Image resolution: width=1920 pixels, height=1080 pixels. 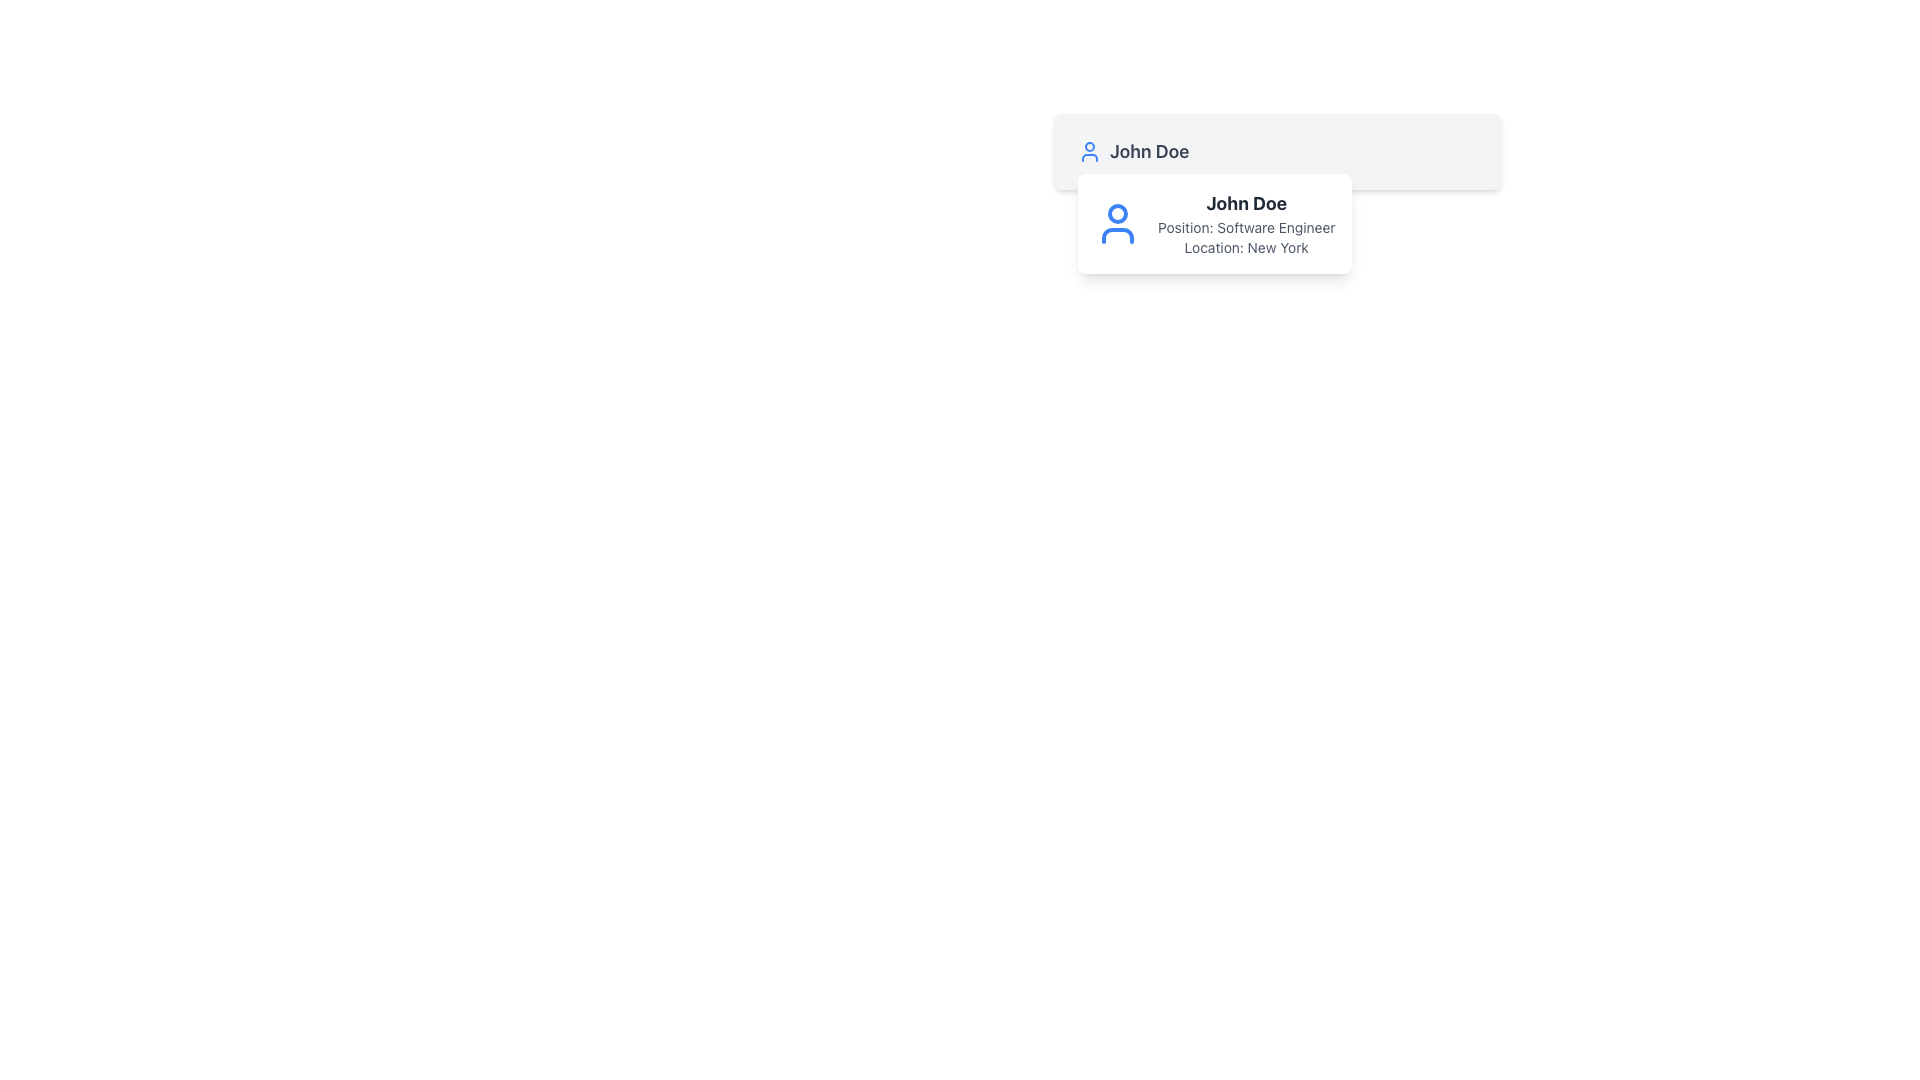 What do you see at coordinates (1149, 150) in the screenshot?
I see `the text label displaying 'John Doe' in bold dark-gray font, which is part of a user profile interface, positioned to the right of a person icon` at bounding box center [1149, 150].